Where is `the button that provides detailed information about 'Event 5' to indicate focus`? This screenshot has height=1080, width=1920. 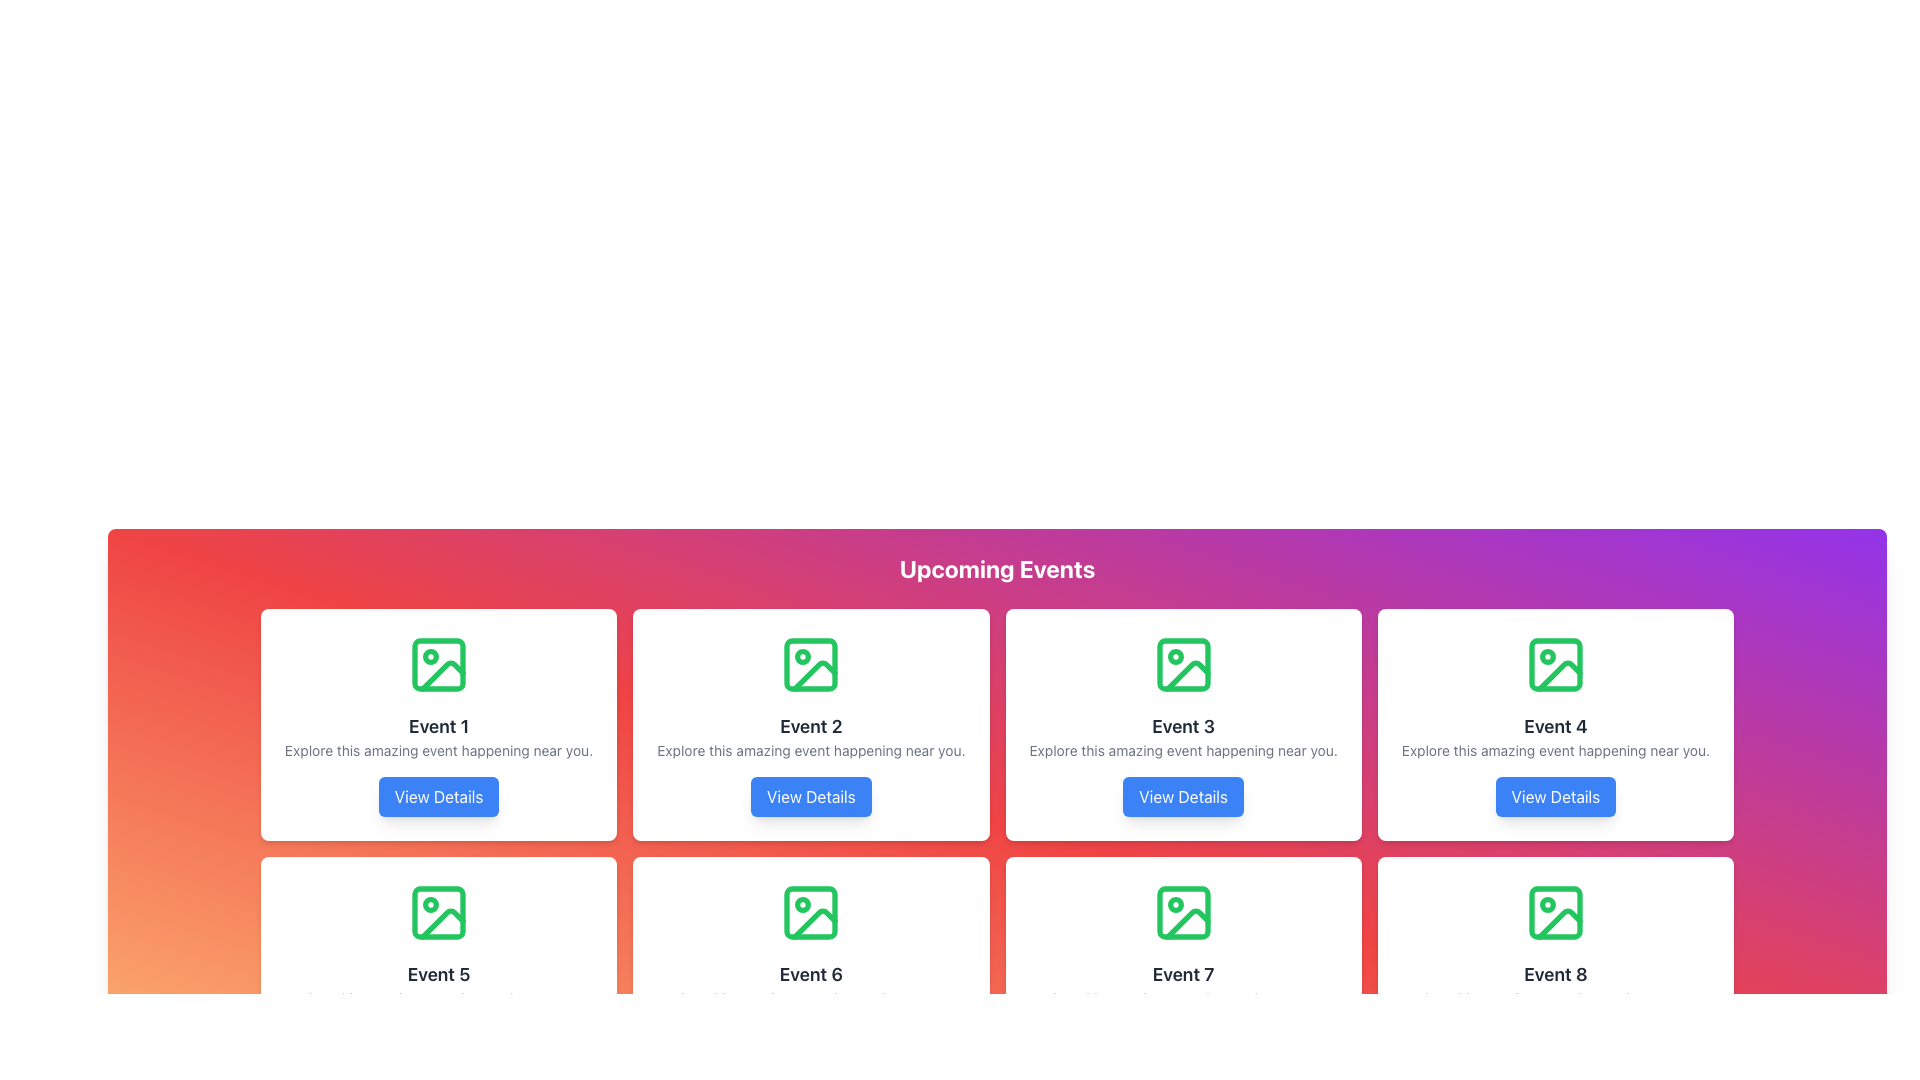
the button that provides detailed information about 'Event 5' to indicate focus is located at coordinates (438, 1044).